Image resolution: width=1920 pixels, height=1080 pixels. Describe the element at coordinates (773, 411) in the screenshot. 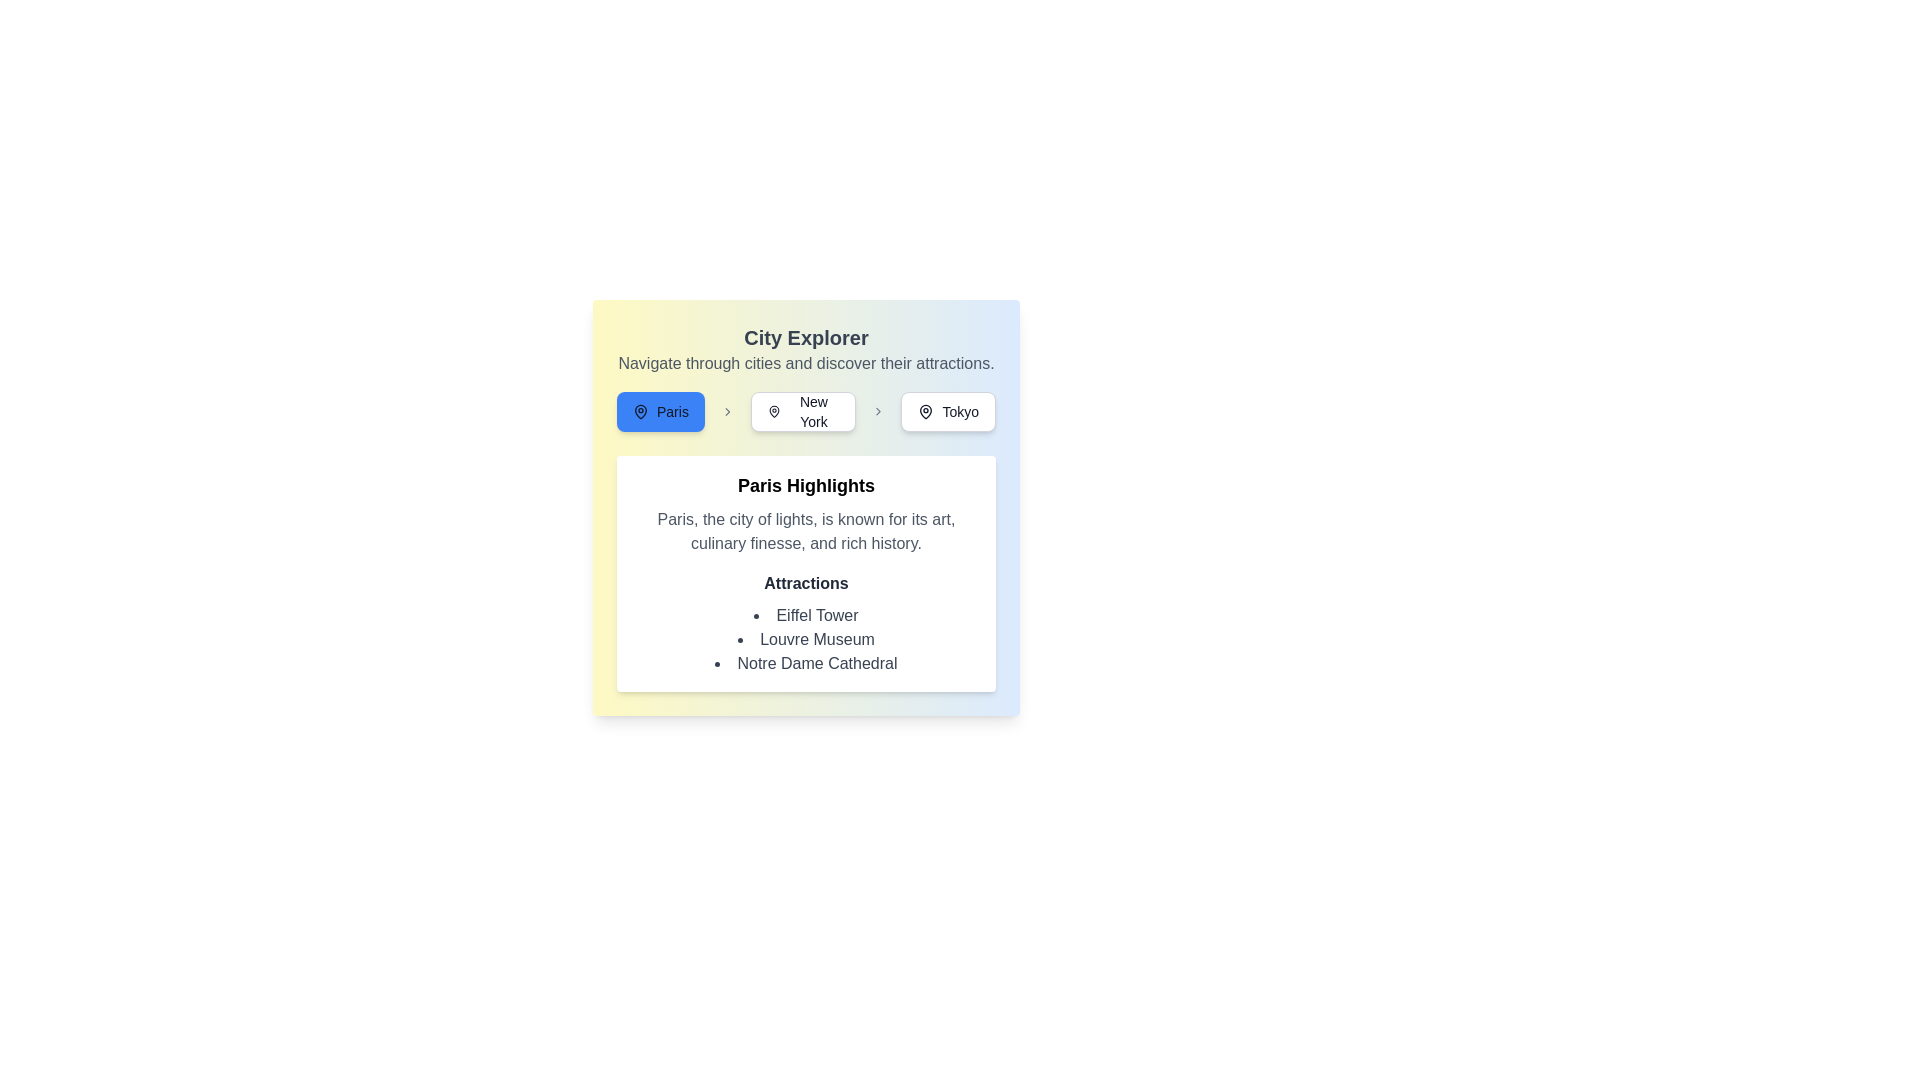

I see `the decorative vector graphic icon resembling a pin or location mark within the 'Paris' button located at the top left section of the card` at that location.